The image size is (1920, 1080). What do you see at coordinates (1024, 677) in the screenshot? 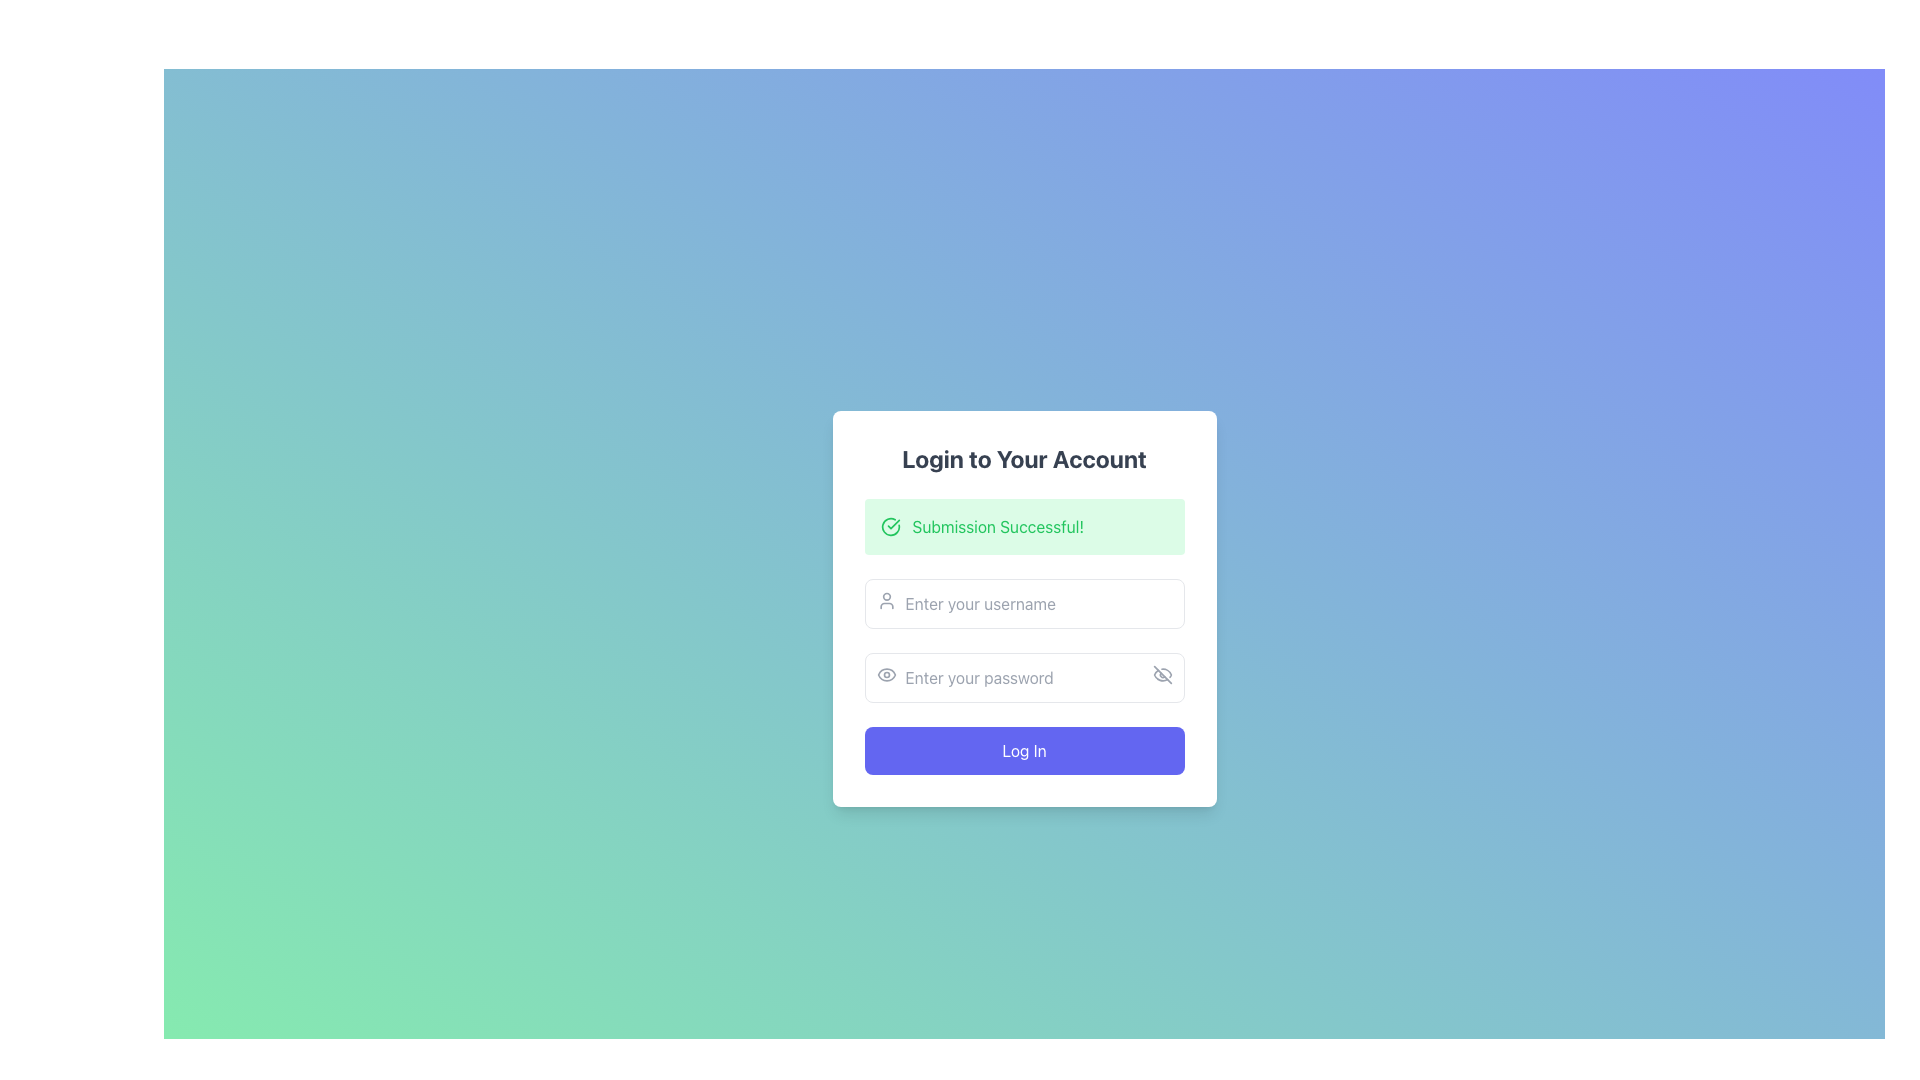
I see `the password input field with placeholder text 'Enter your password', located below the username field and above the Log In button` at bounding box center [1024, 677].